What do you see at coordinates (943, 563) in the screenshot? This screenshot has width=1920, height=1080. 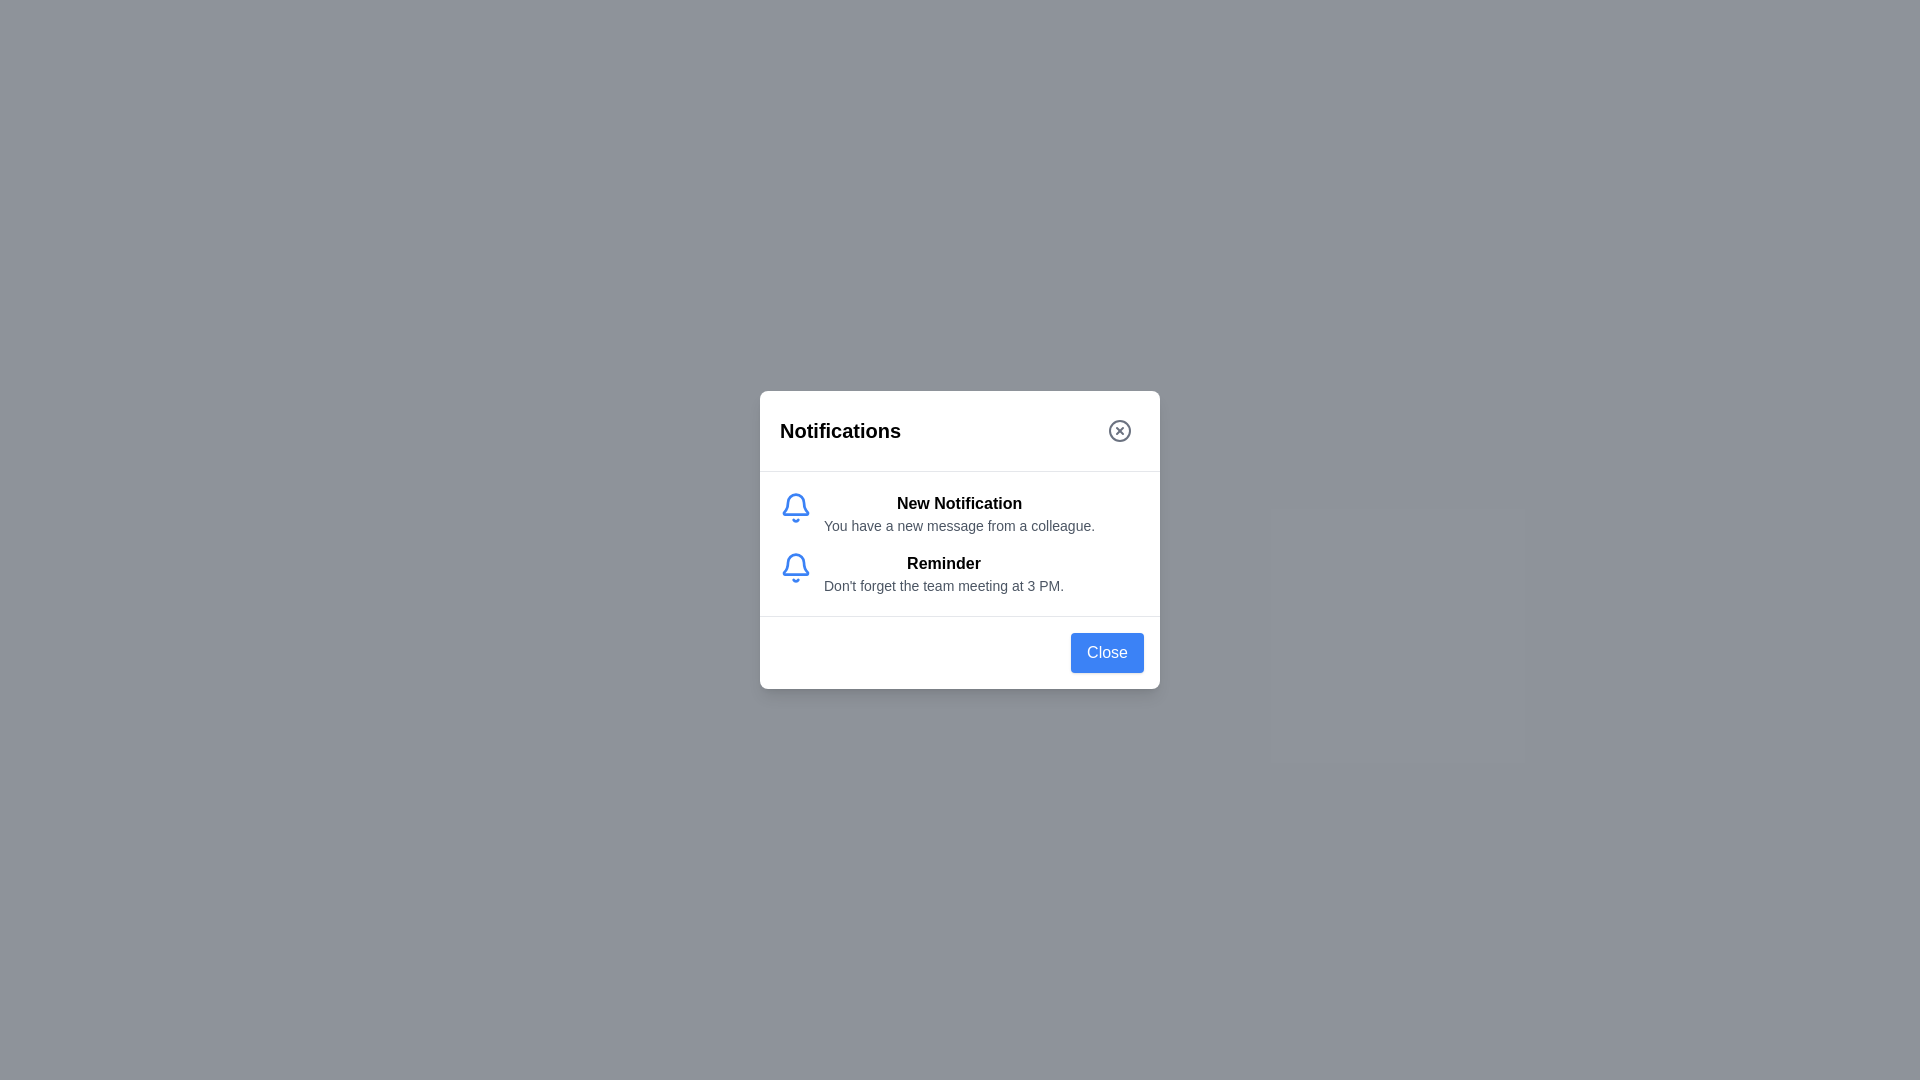 I see `the Label element that serves as the heading for the notification, located above the text detail 'Don't forget the team meeting at 3 PM.'` at bounding box center [943, 563].